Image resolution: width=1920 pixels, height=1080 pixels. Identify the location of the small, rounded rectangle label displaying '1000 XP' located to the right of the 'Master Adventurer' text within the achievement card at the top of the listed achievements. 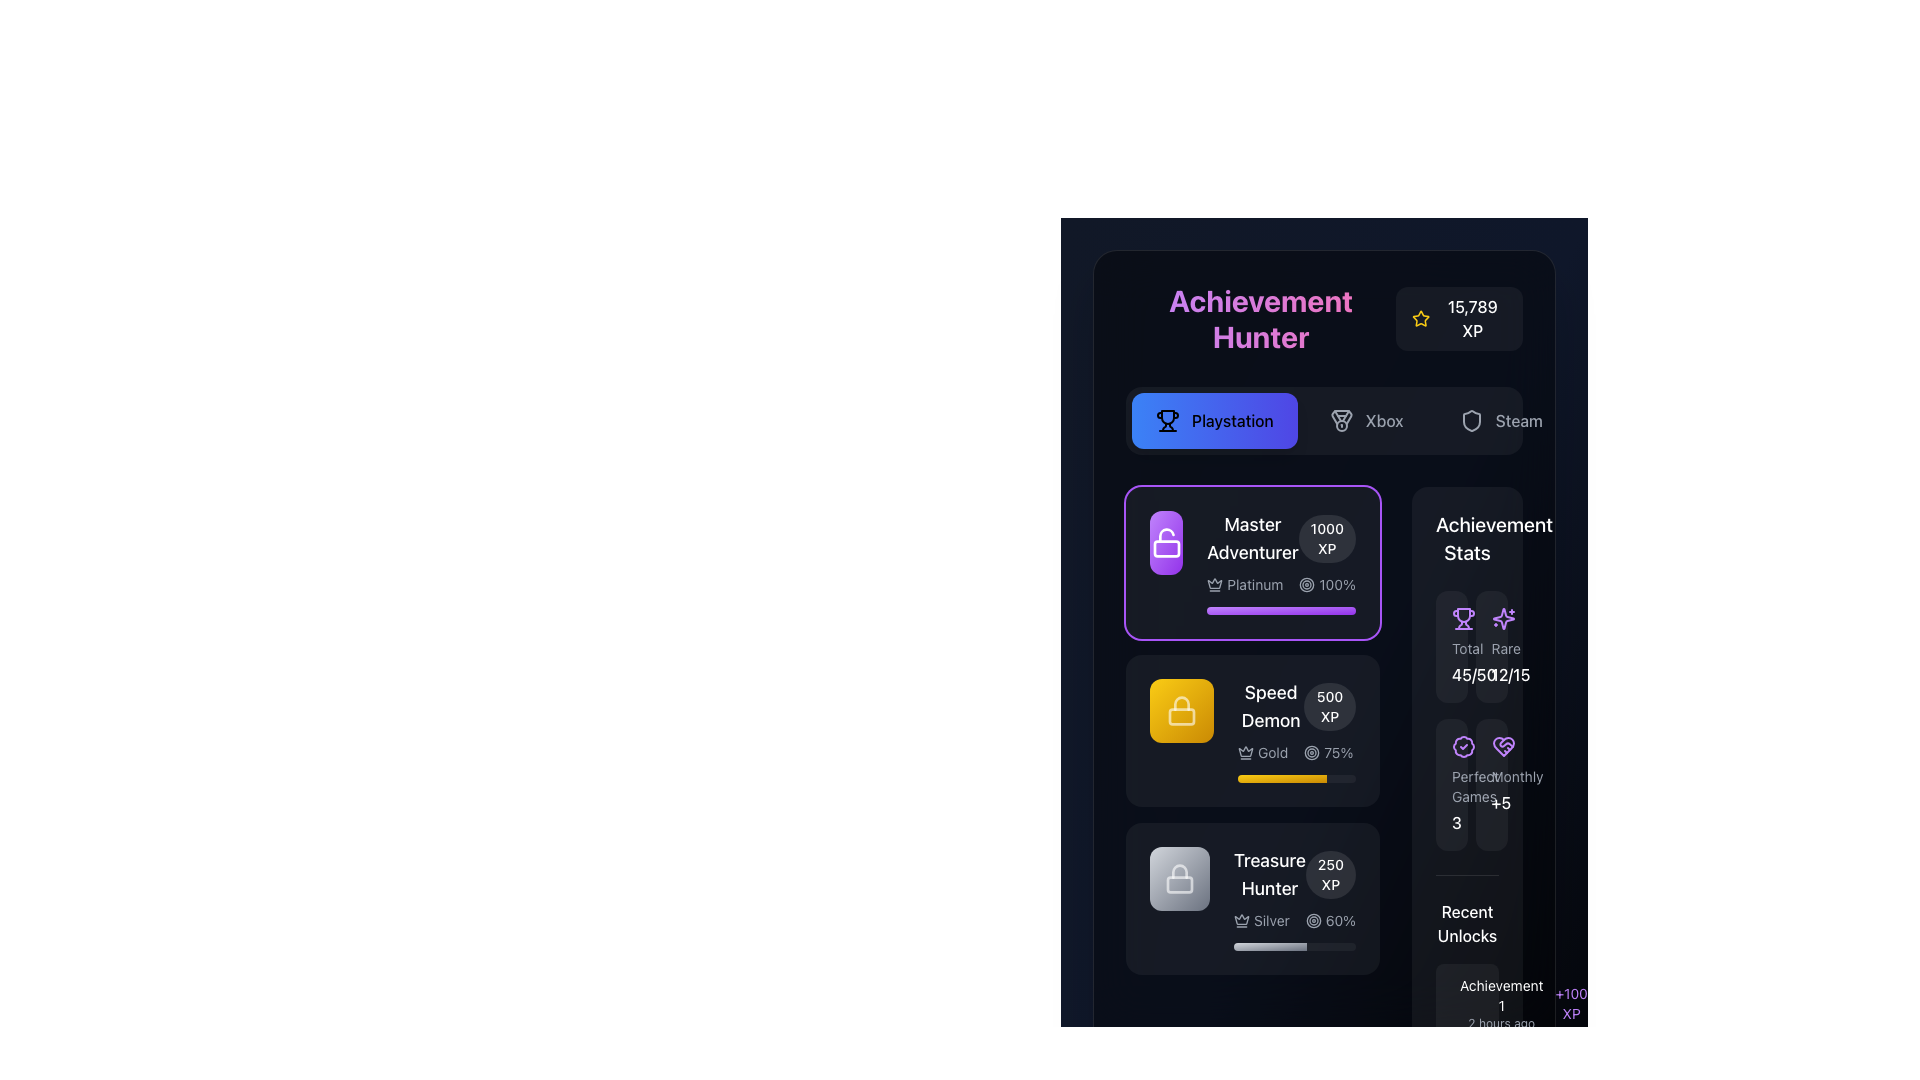
(1327, 538).